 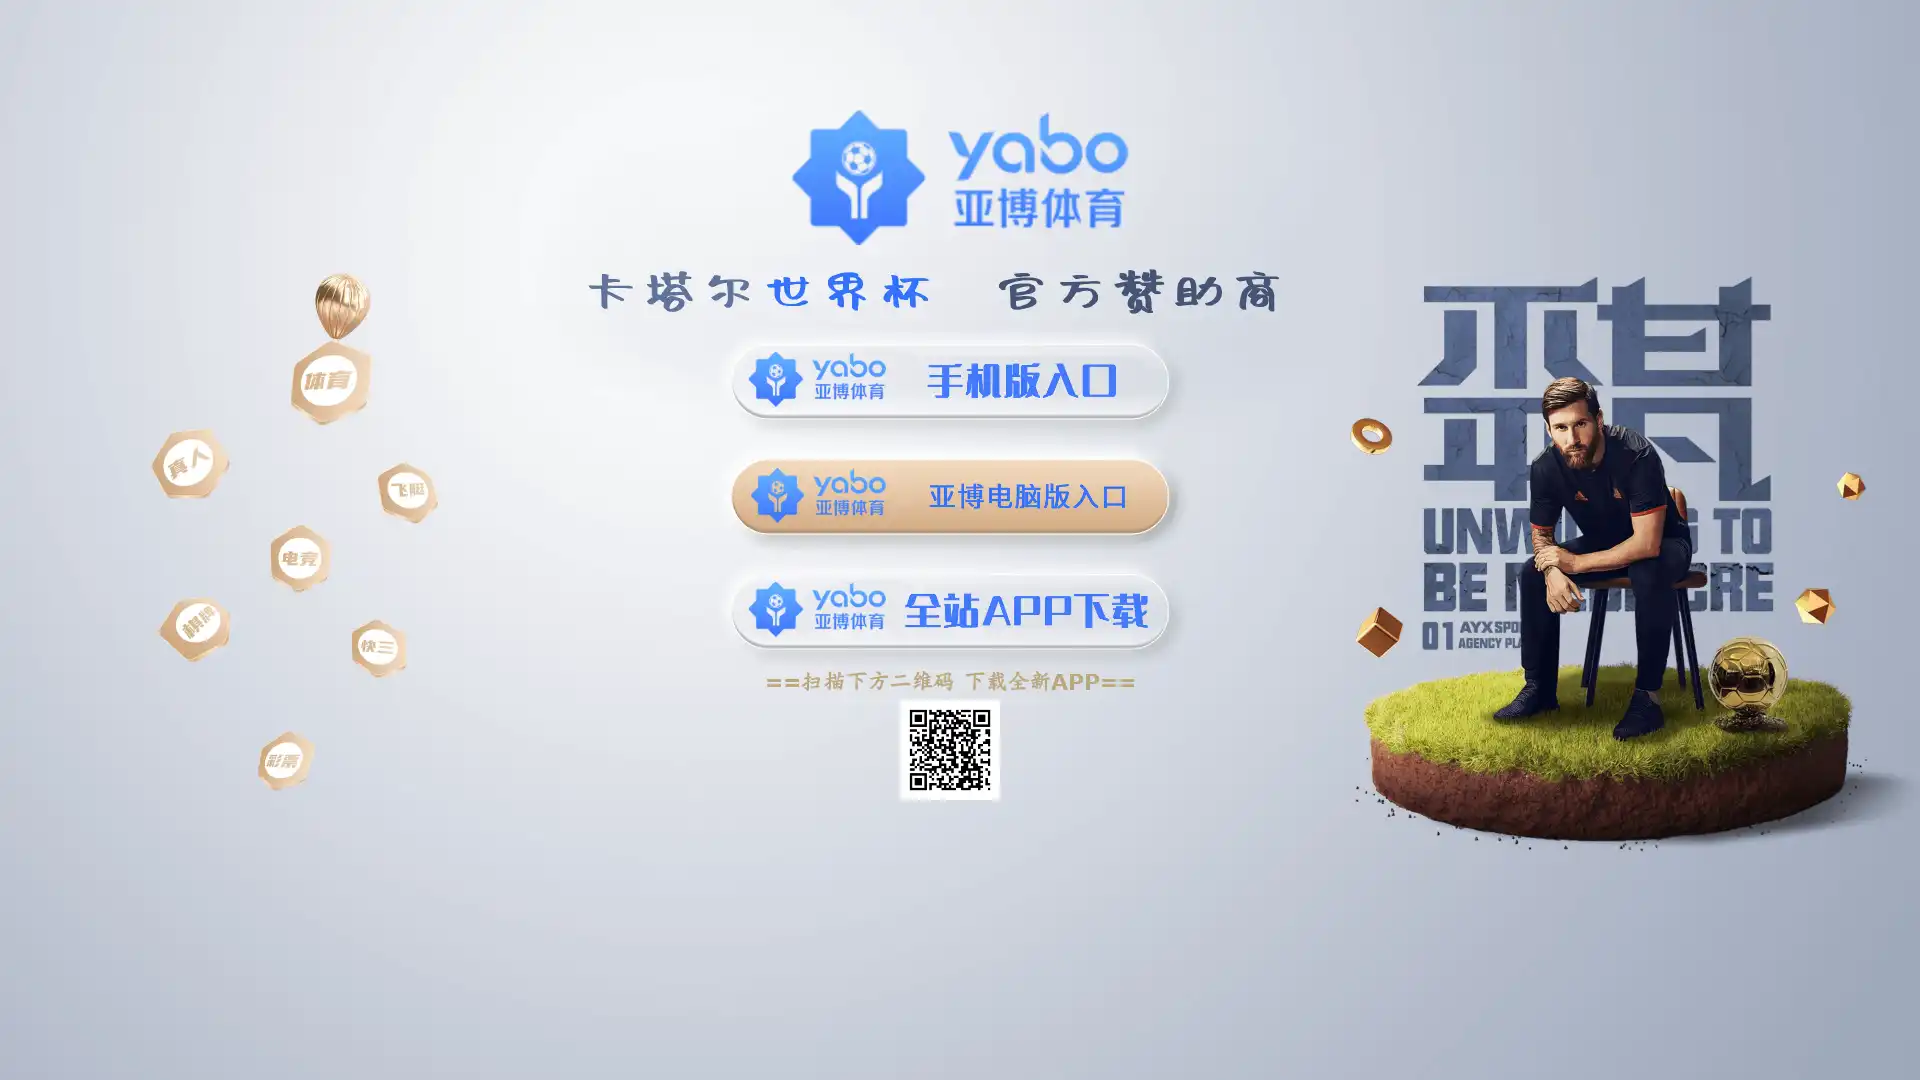 I want to click on Next slide, so click(x=1535, y=467).